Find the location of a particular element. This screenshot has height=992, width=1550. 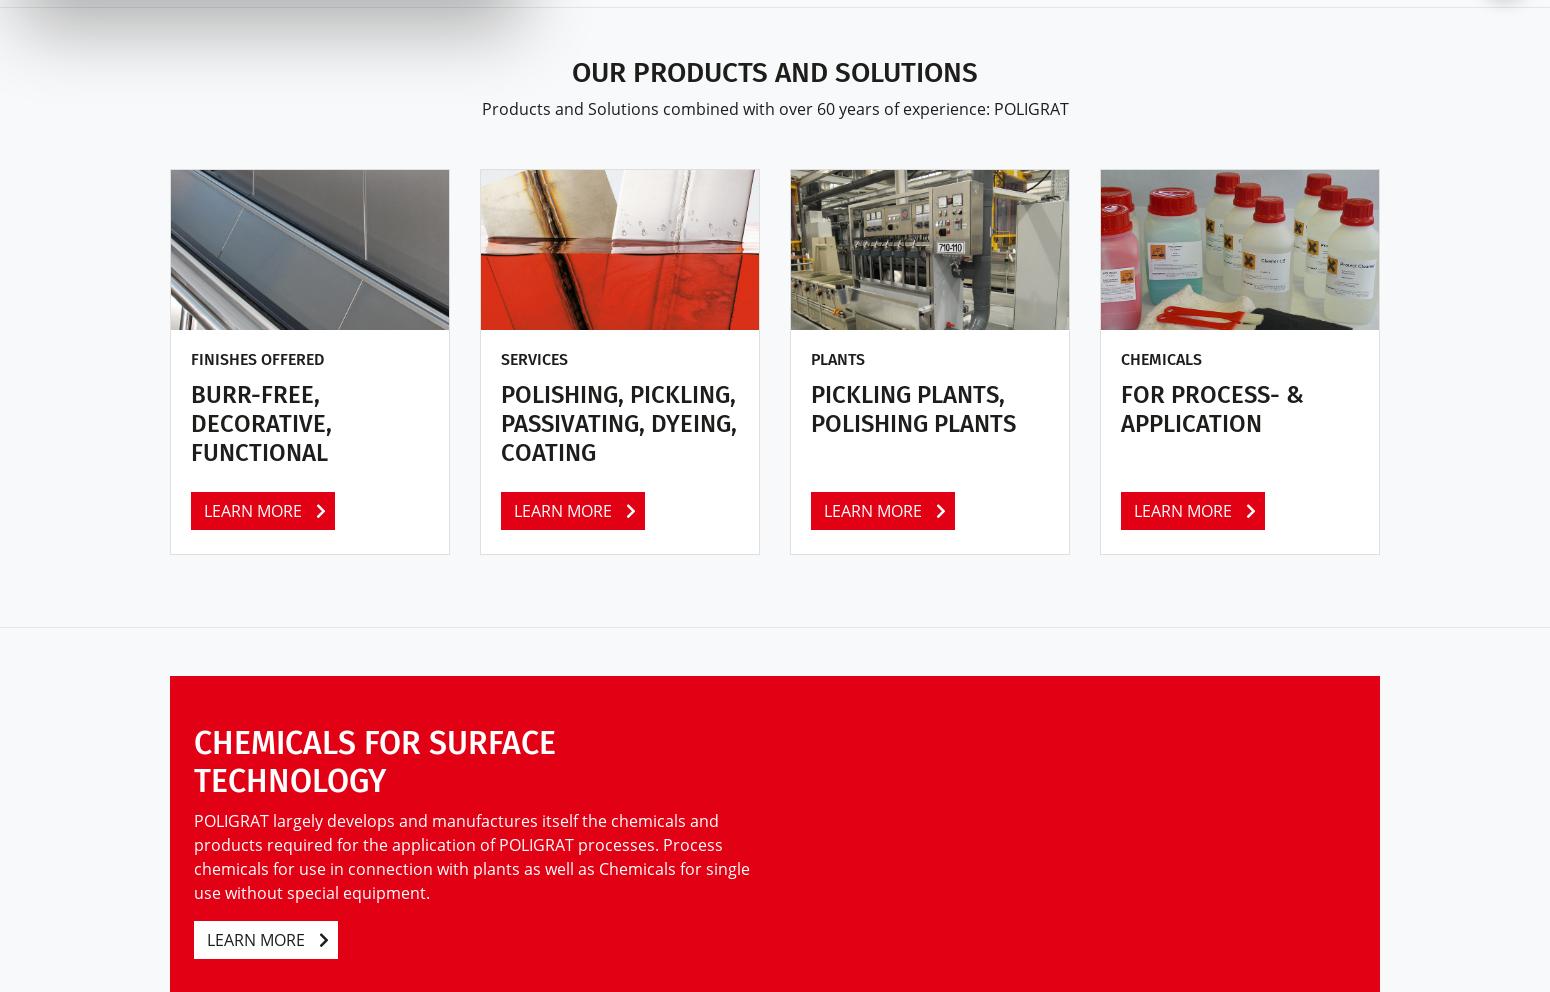

'POLIGRAT largely develops and manufactures itself the chemicals and products required for the application of POLIGRAT processes. Process chemicals for use in connection with plants as well as Chemicals for single use without special equipment.' is located at coordinates (470, 854).